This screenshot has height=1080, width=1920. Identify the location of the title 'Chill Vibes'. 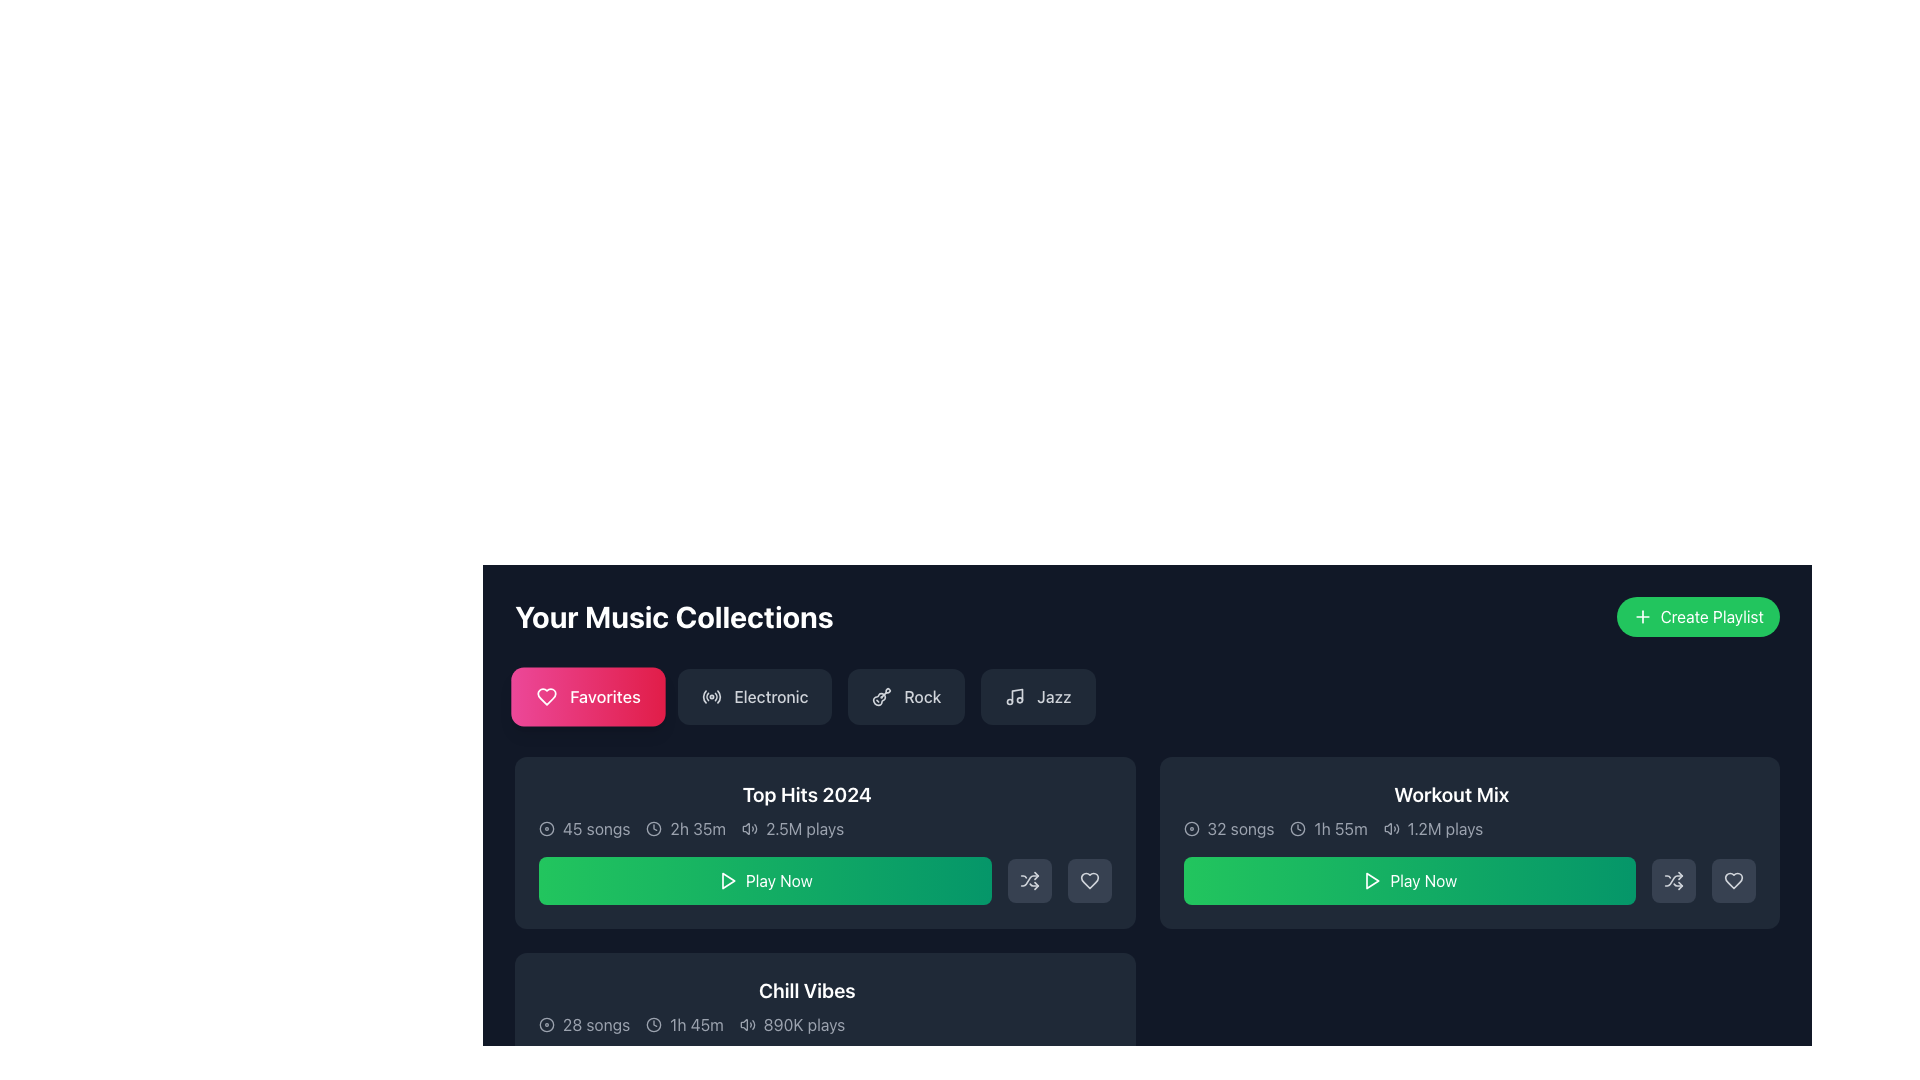
(807, 1006).